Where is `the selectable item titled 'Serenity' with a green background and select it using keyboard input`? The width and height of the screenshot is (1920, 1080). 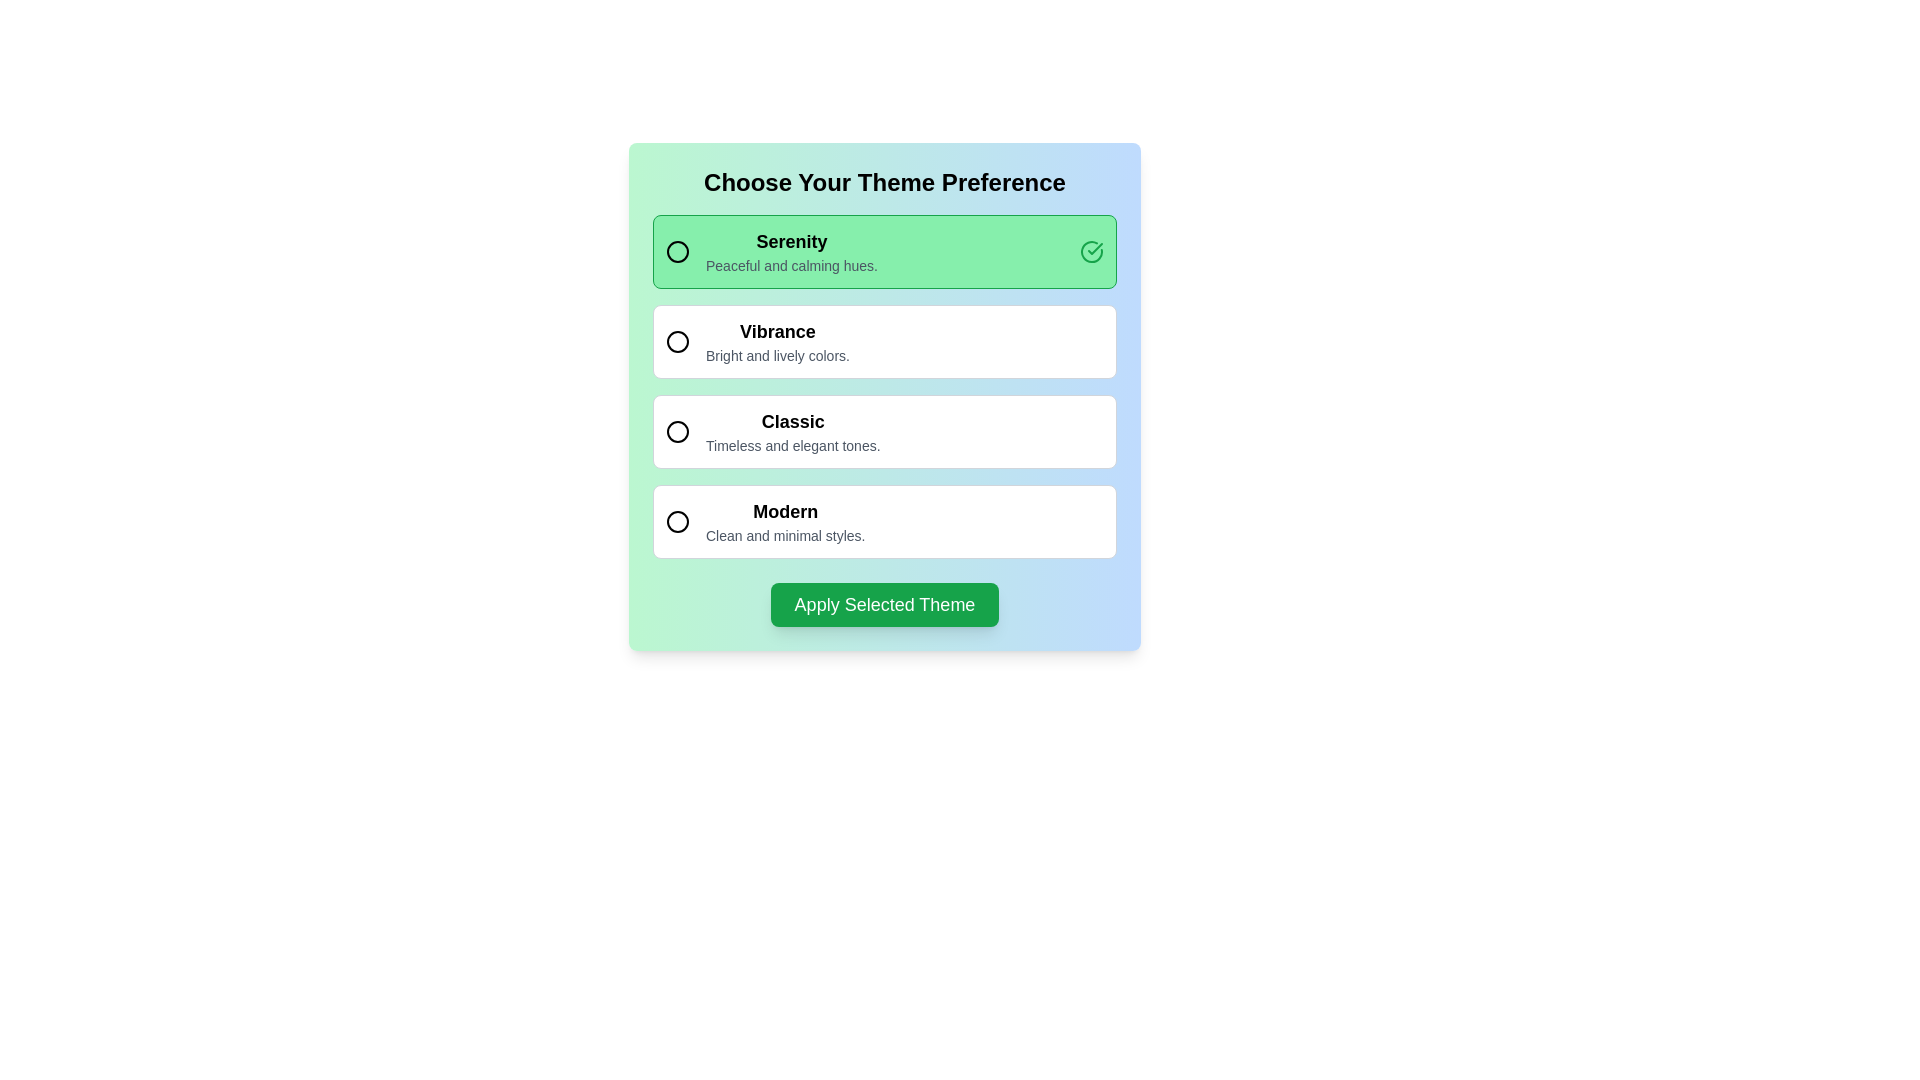
the selectable item titled 'Serenity' with a green background and select it using keyboard input is located at coordinates (883, 250).